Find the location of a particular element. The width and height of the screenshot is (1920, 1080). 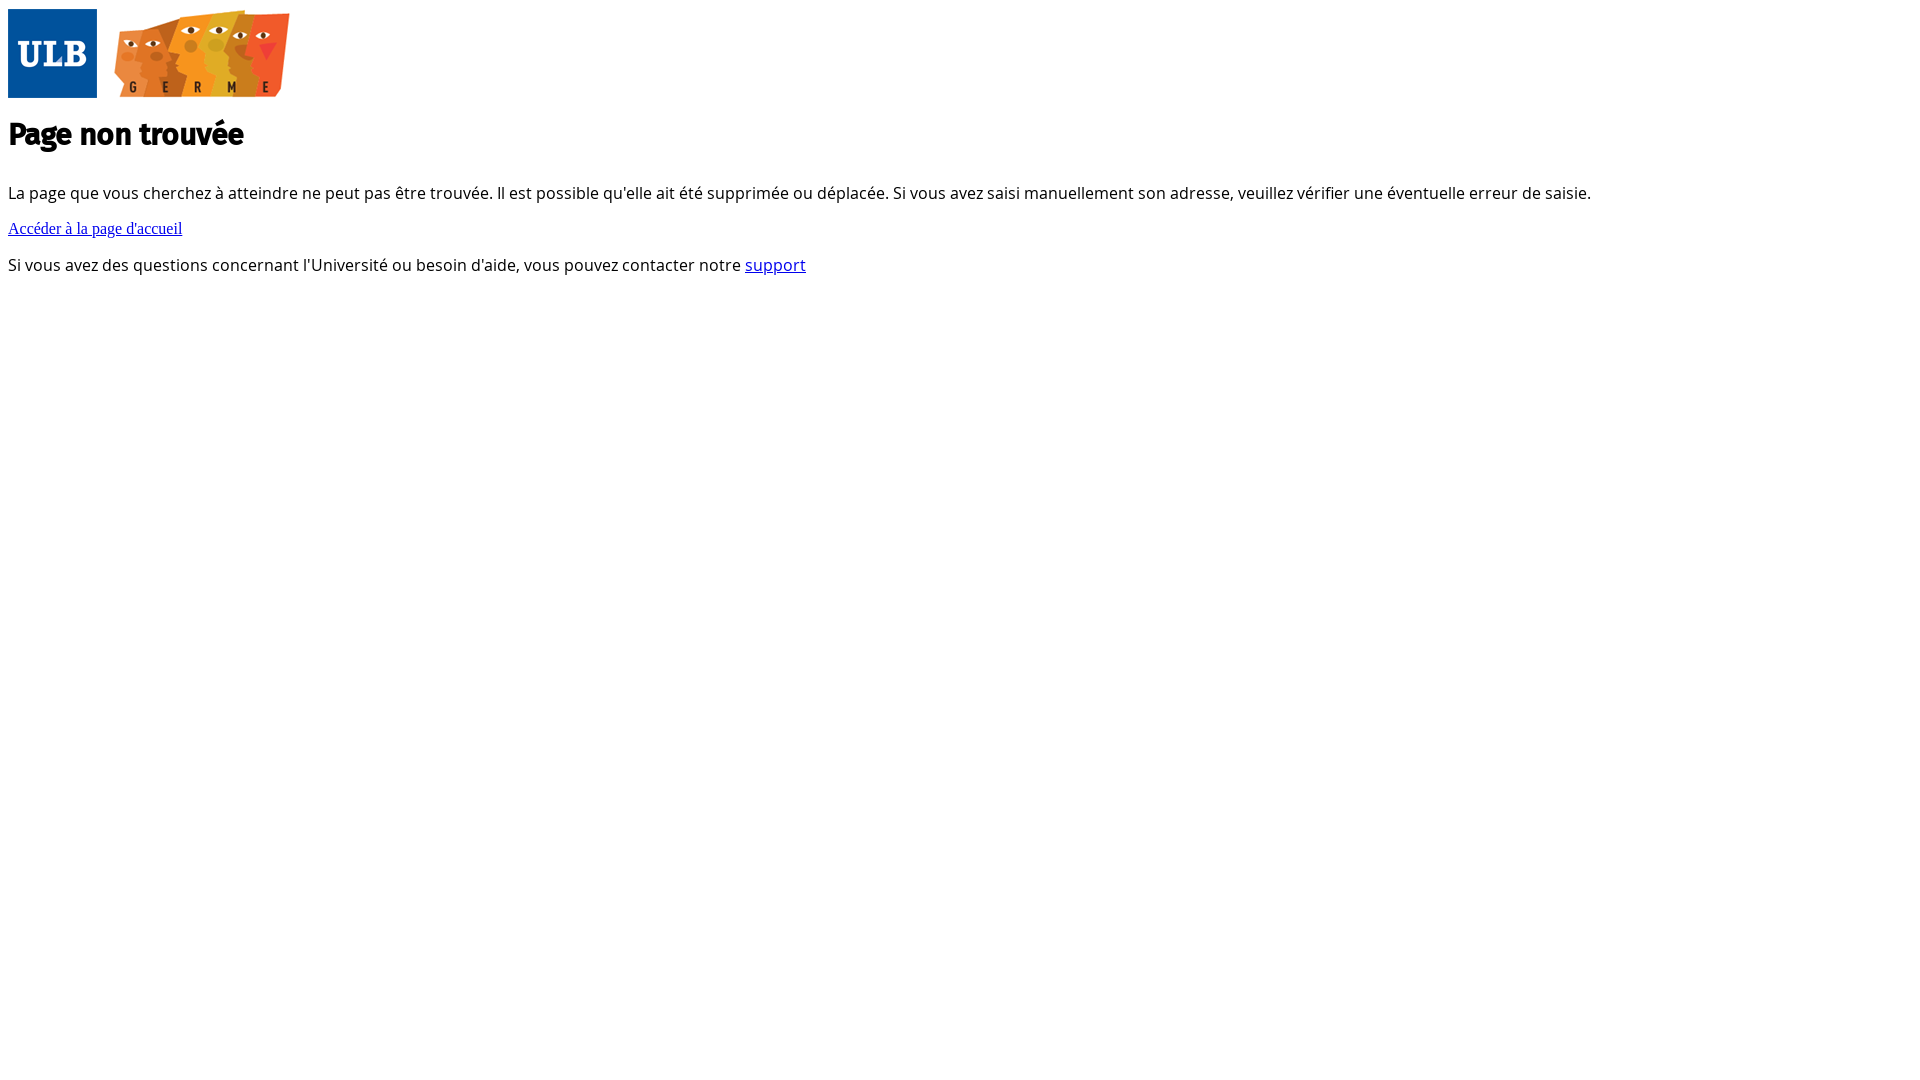

'support' is located at coordinates (774, 264).